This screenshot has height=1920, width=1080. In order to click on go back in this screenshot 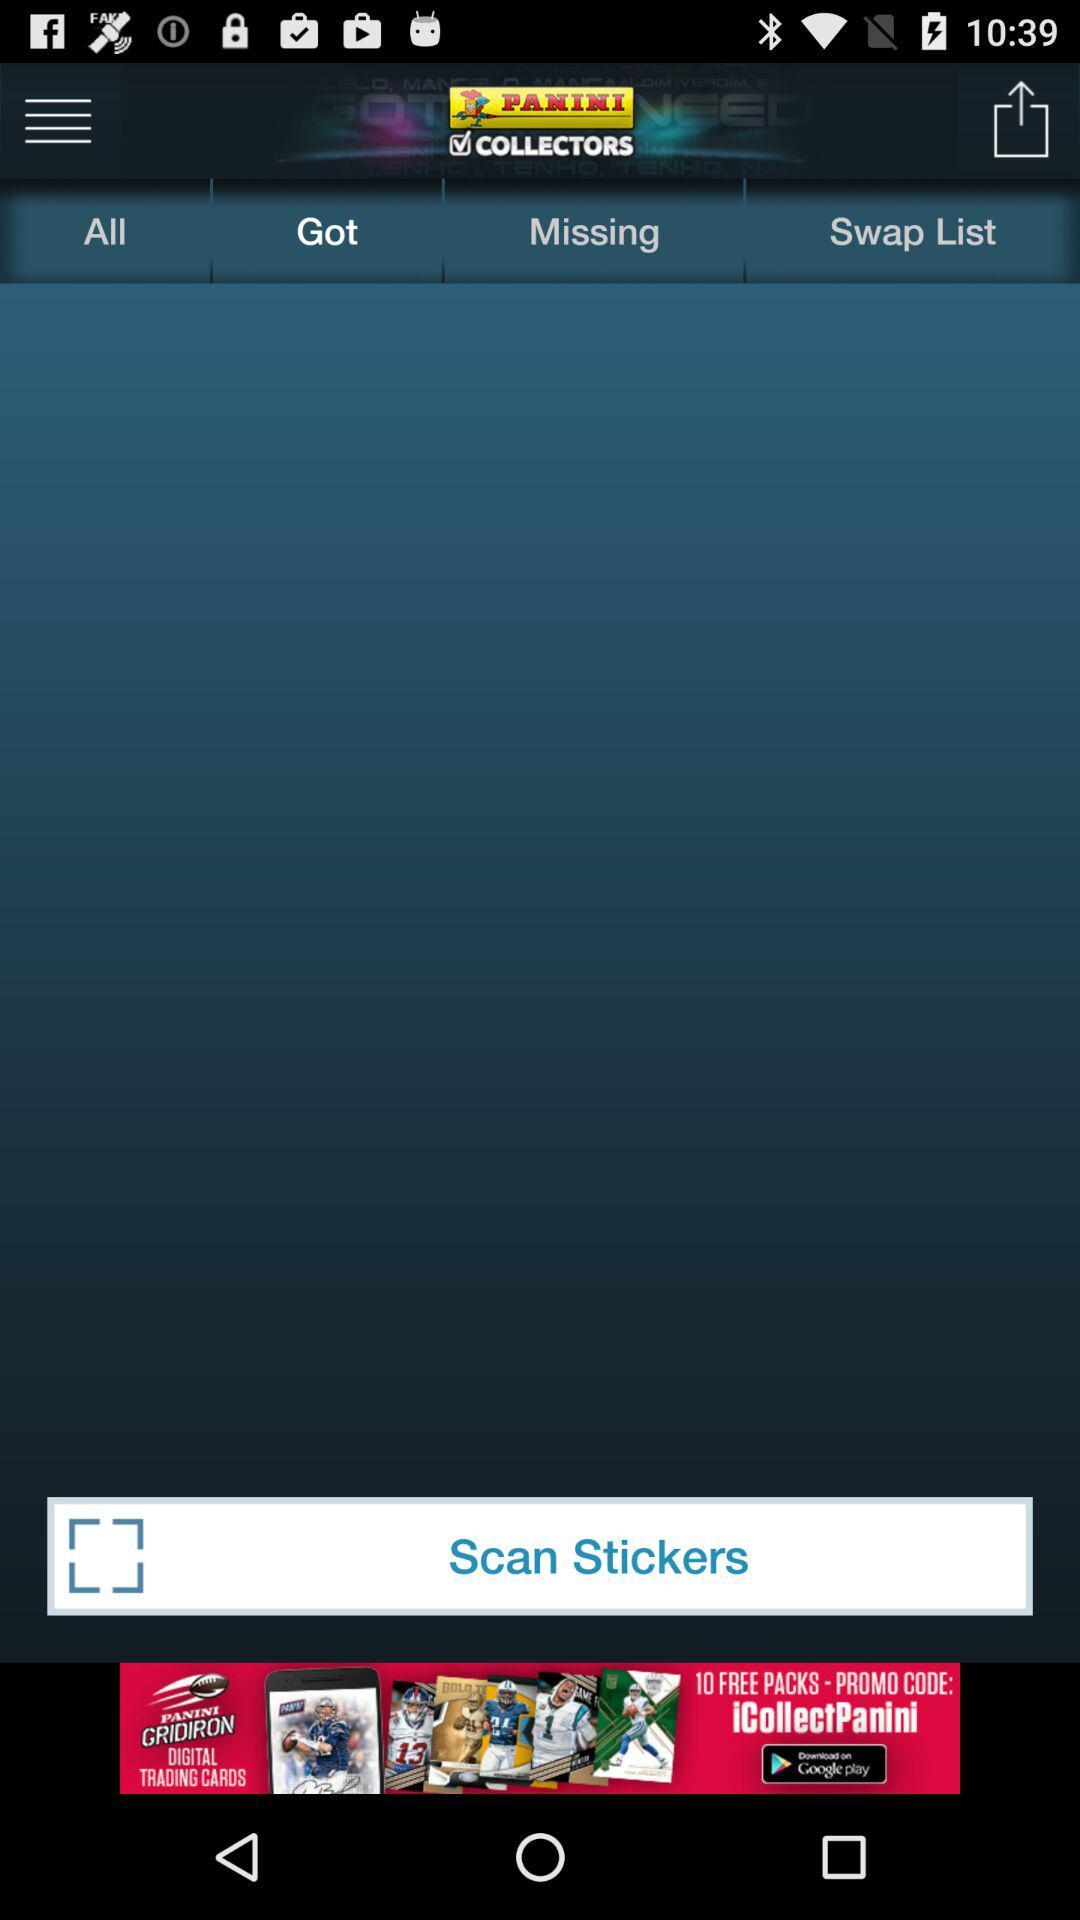, I will do `click(1021, 119)`.